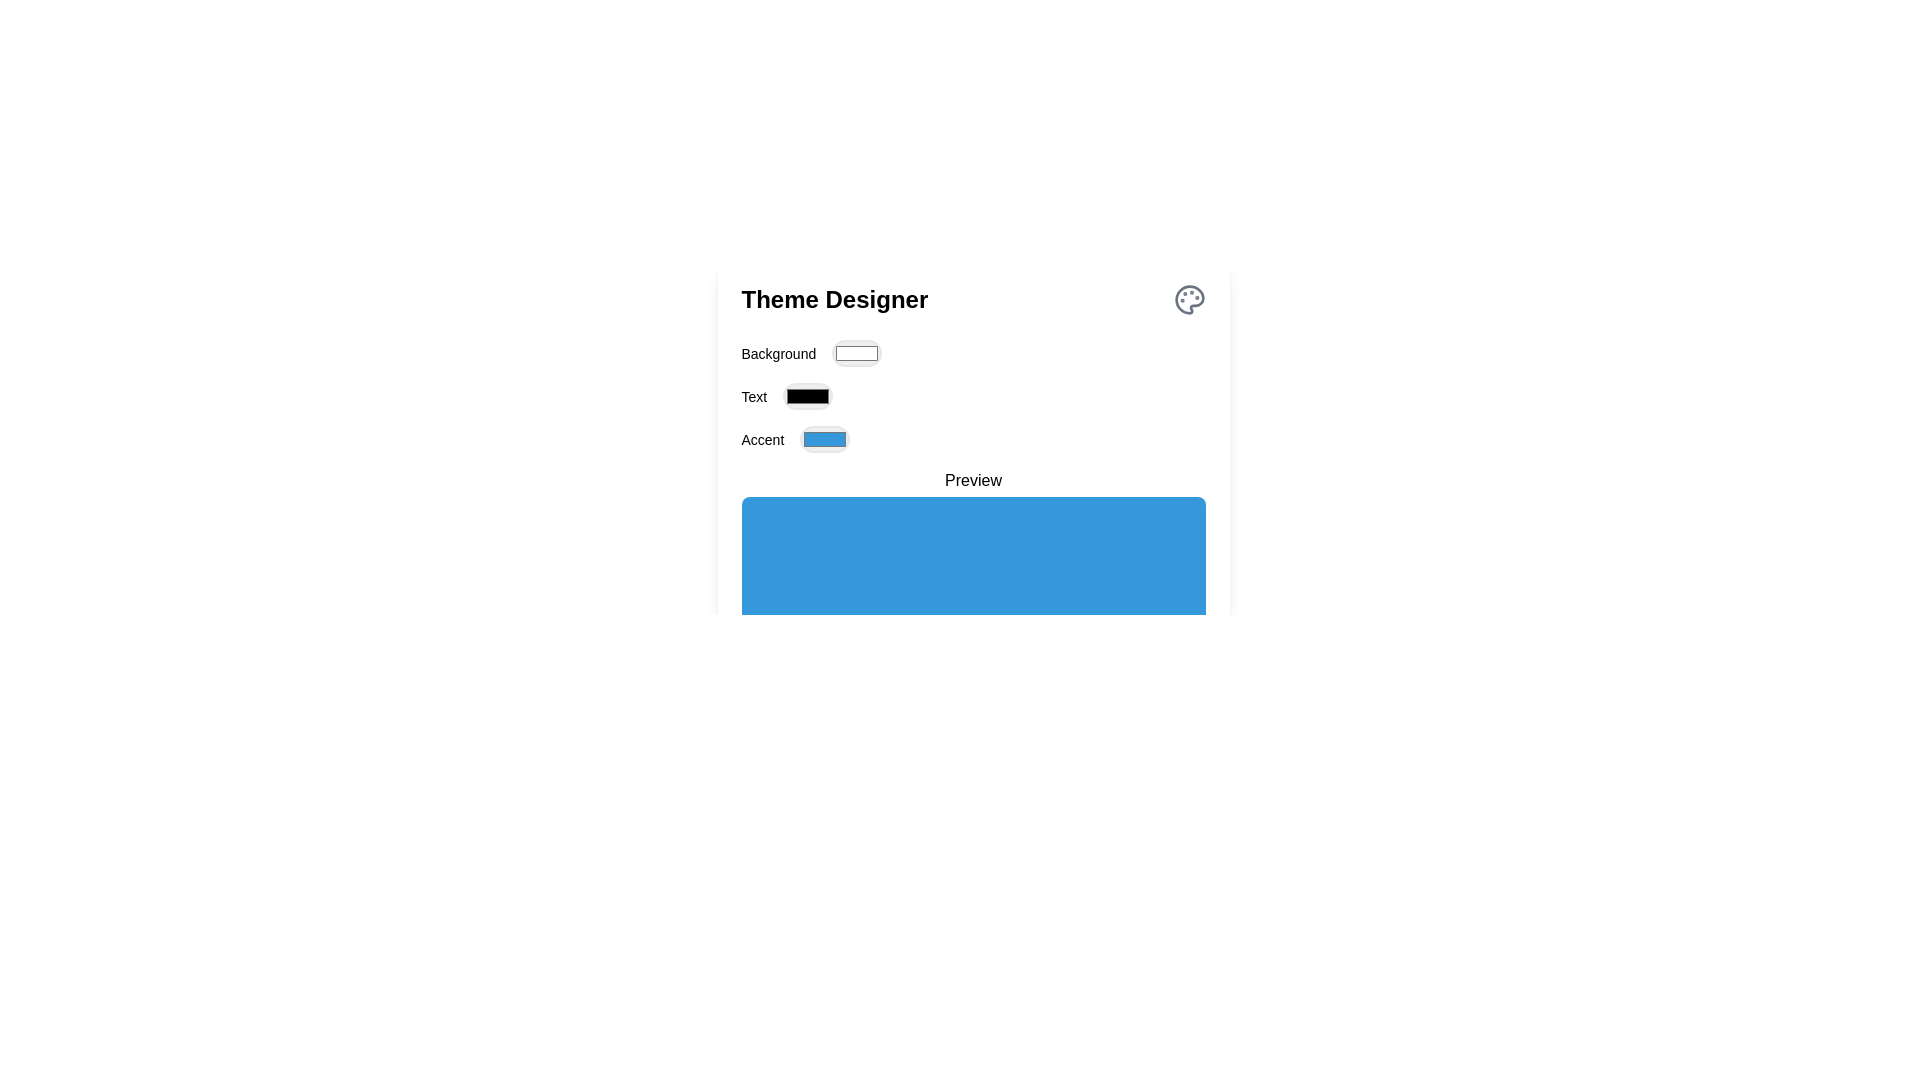  Describe the element at coordinates (973, 481) in the screenshot. I see `the 'Preview' label, which is styled in medium font weight, horizontally centered above a blue rectangular area, for potential additional information` at that location.